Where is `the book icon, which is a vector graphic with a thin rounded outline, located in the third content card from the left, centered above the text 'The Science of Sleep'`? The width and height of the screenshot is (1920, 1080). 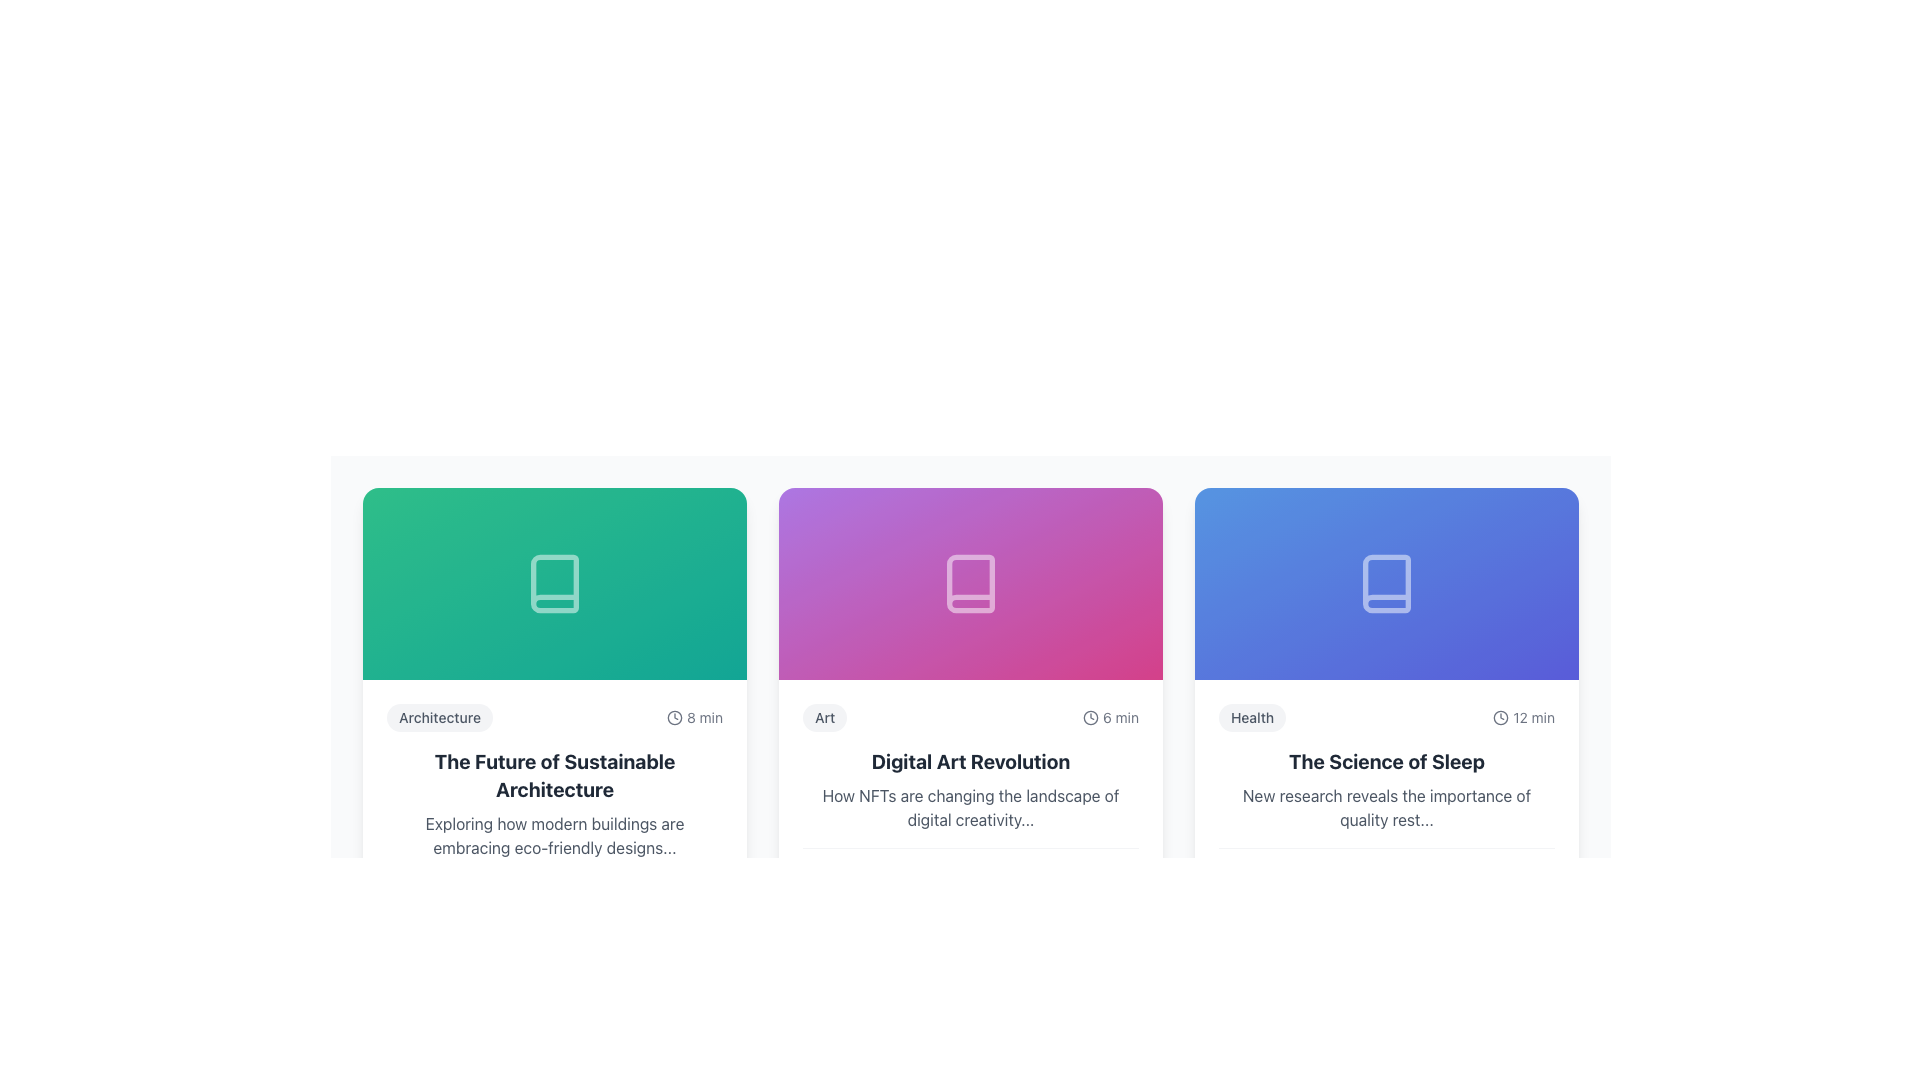
the book icon, which is a vector graphic with a thin rounded outline, located in the third content card from the left, centered above the text 'The Science of Sleep' is located at coordinates (1386, 583).